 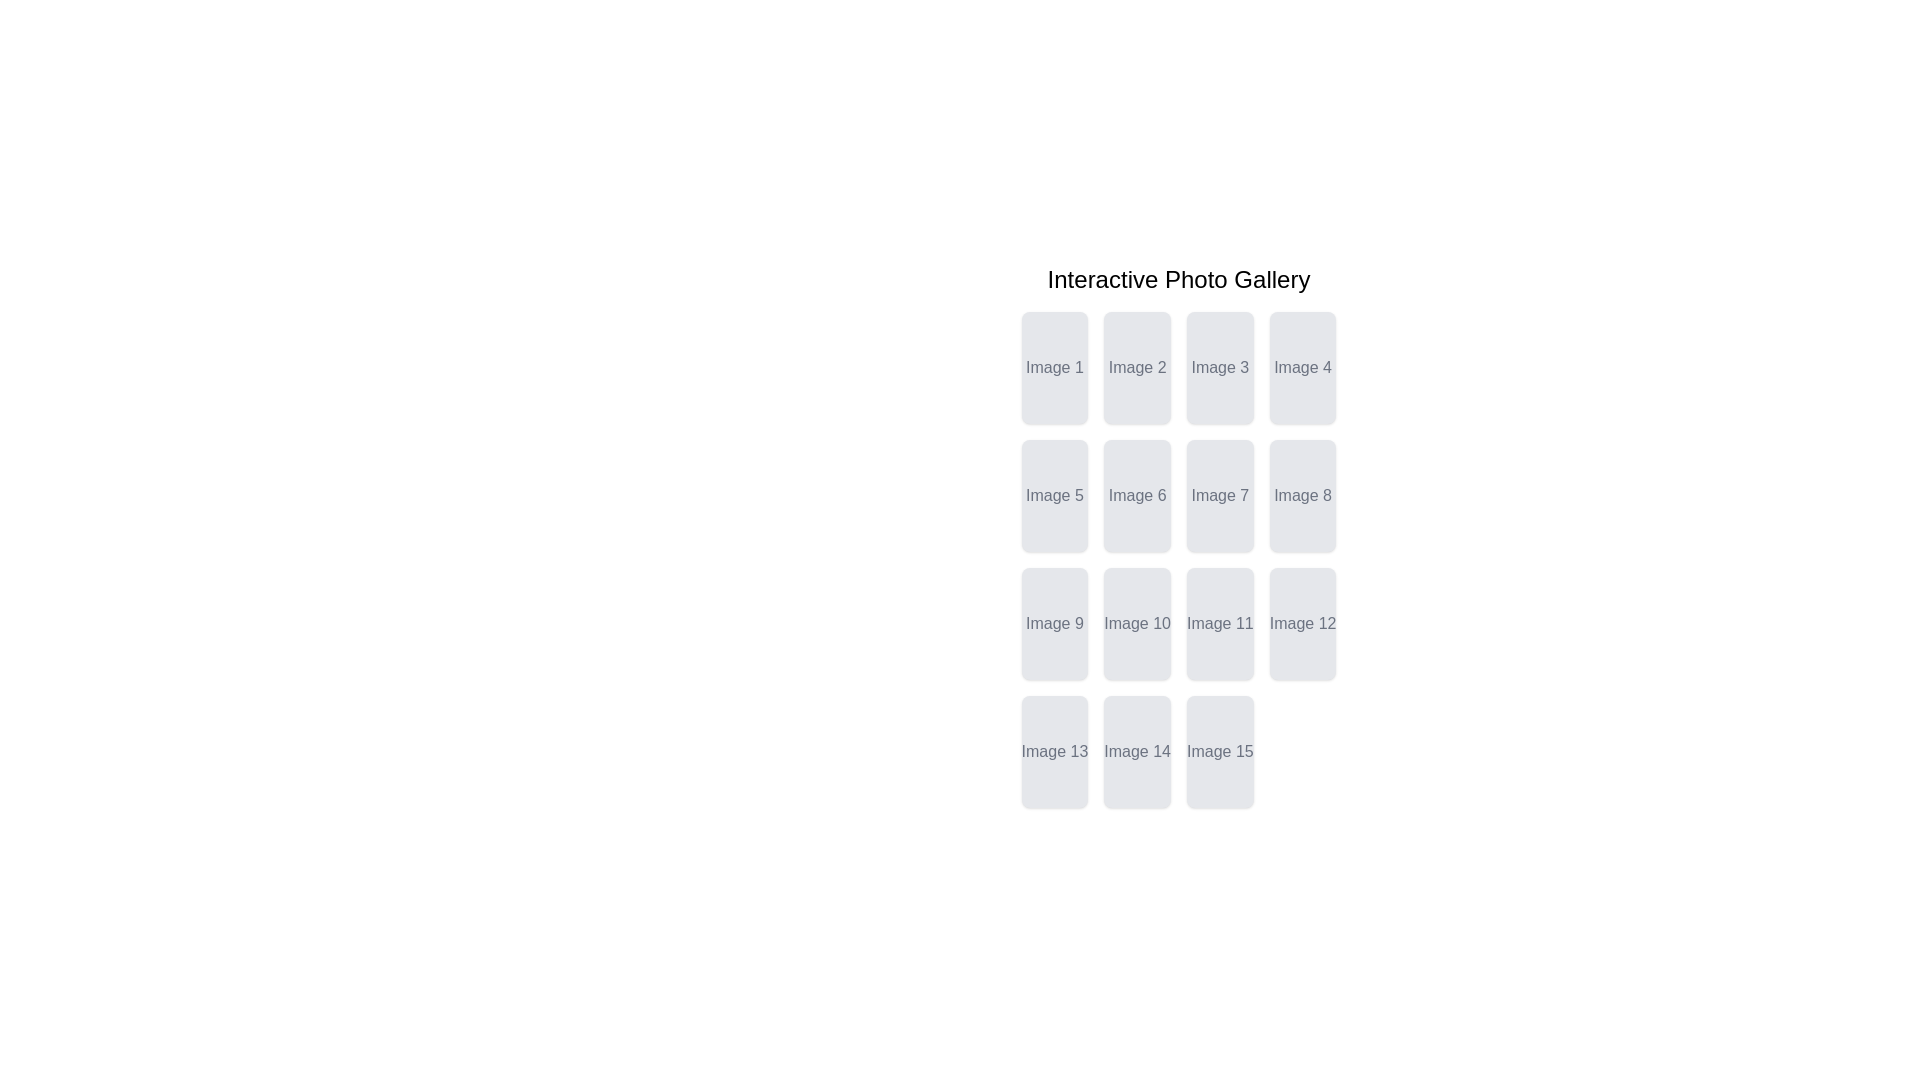 What do you see at coordinates (1274, 659) in the screenshot?
I see `the SVG graphical element that serves as a visual cue for messaging functionality related to Image 12 in the photo gallery` at bounding box center [1274, 659].